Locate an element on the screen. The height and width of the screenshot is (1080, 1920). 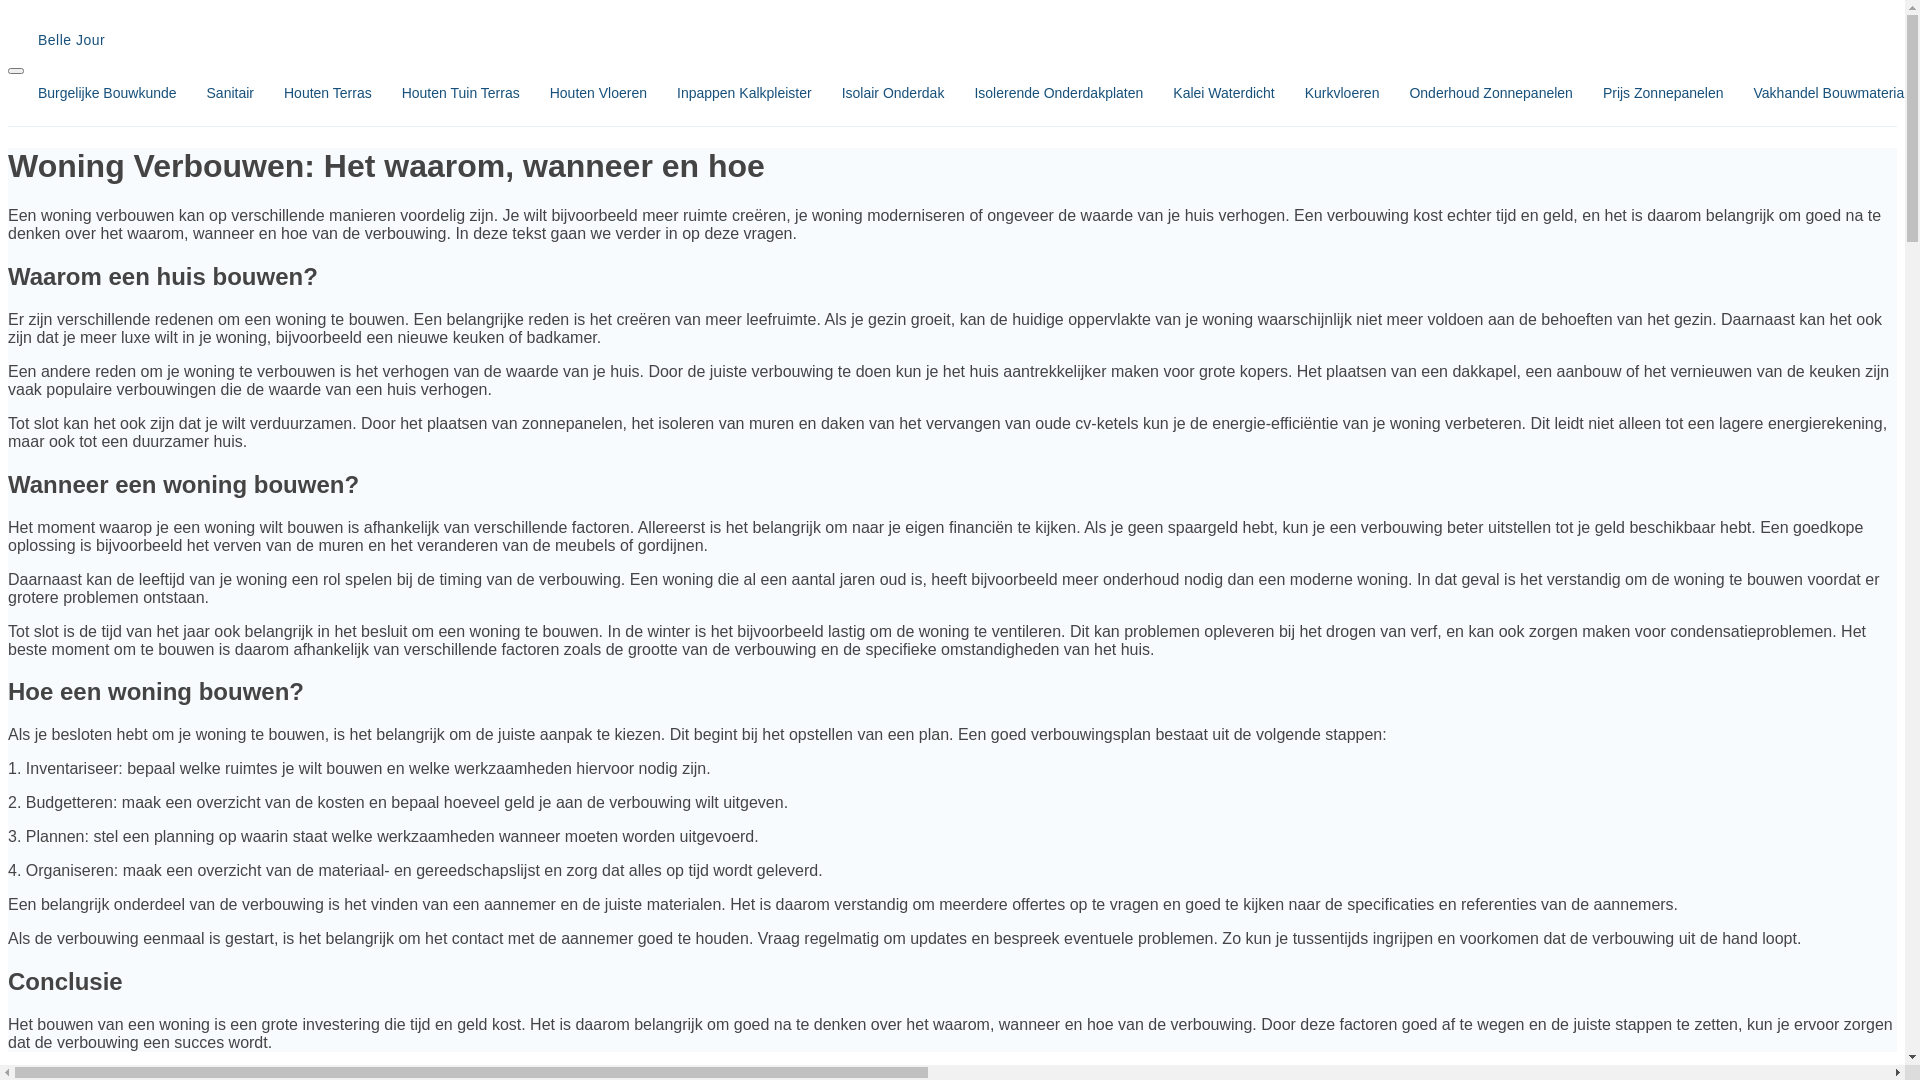
'Isolair Onderdak' is located at coordinates (811, 92).